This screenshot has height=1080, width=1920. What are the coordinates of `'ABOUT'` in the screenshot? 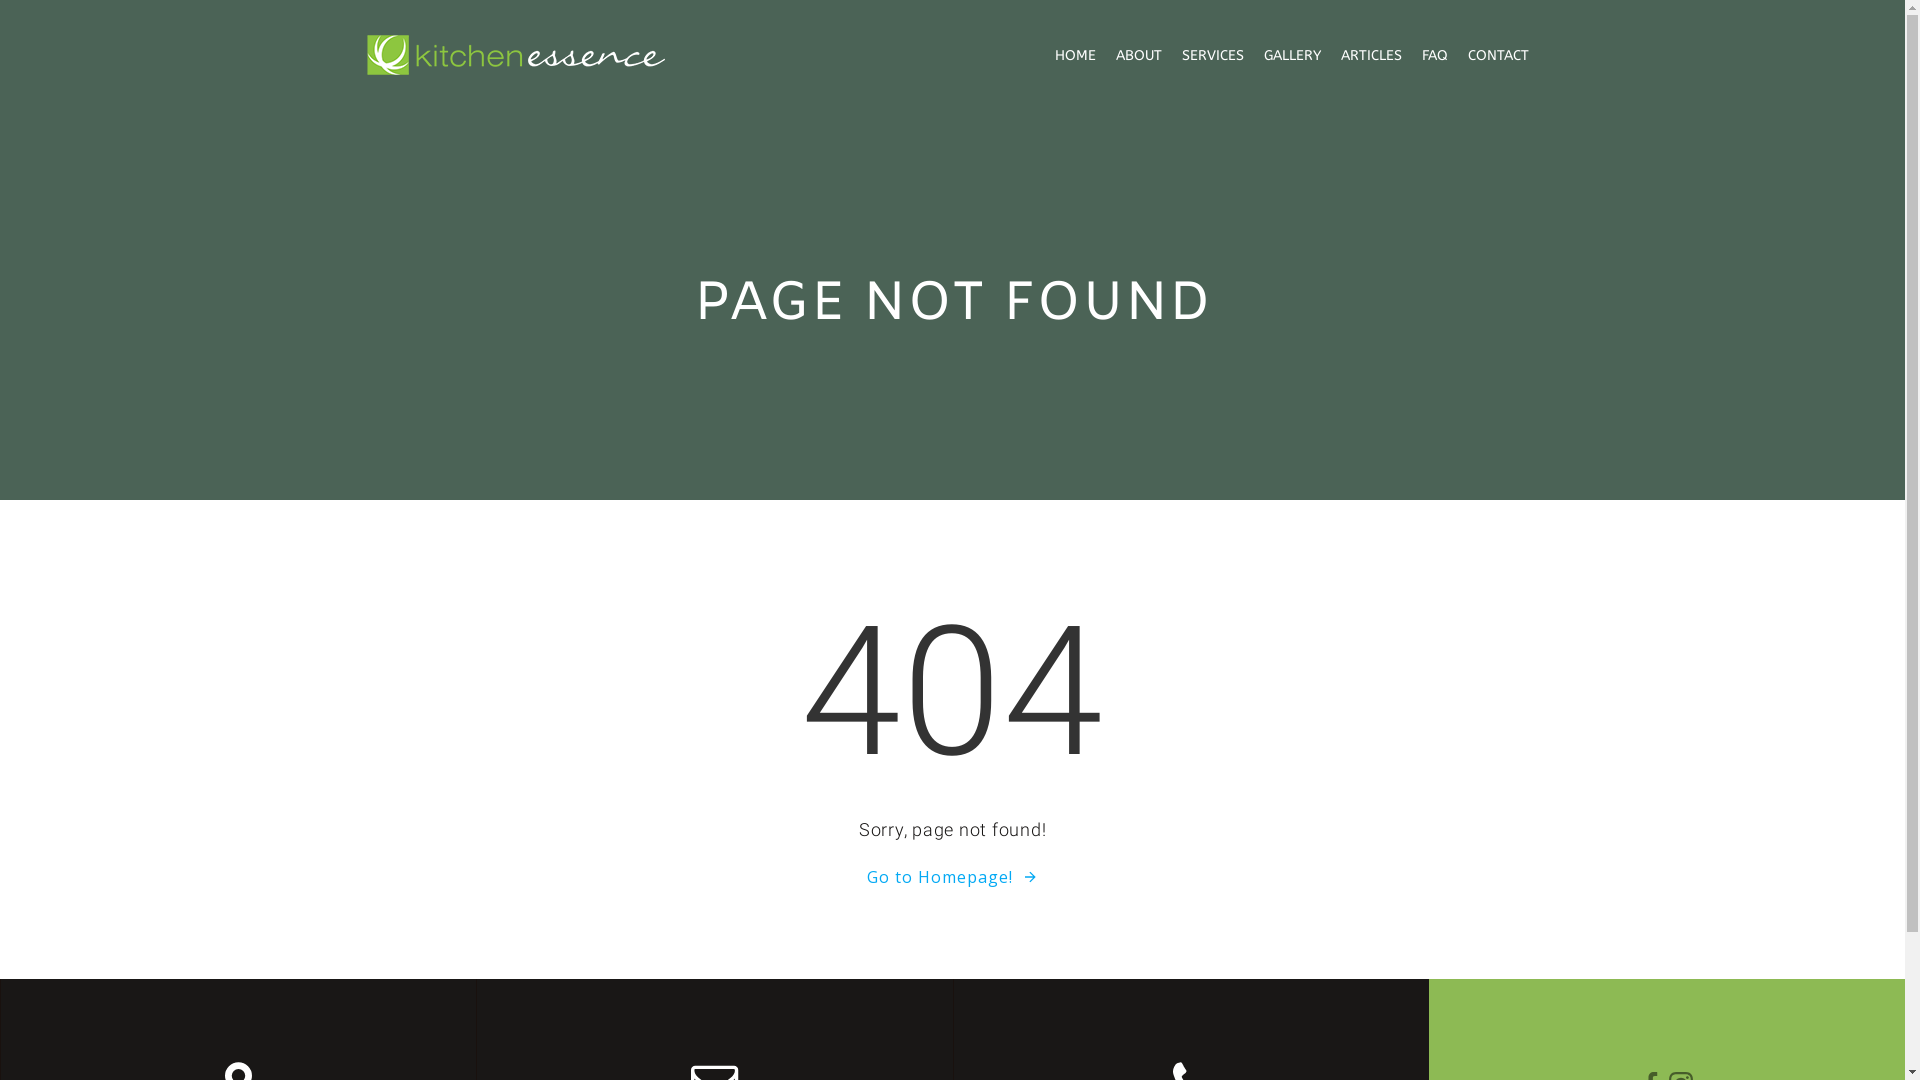 It's located at (1138, 53).